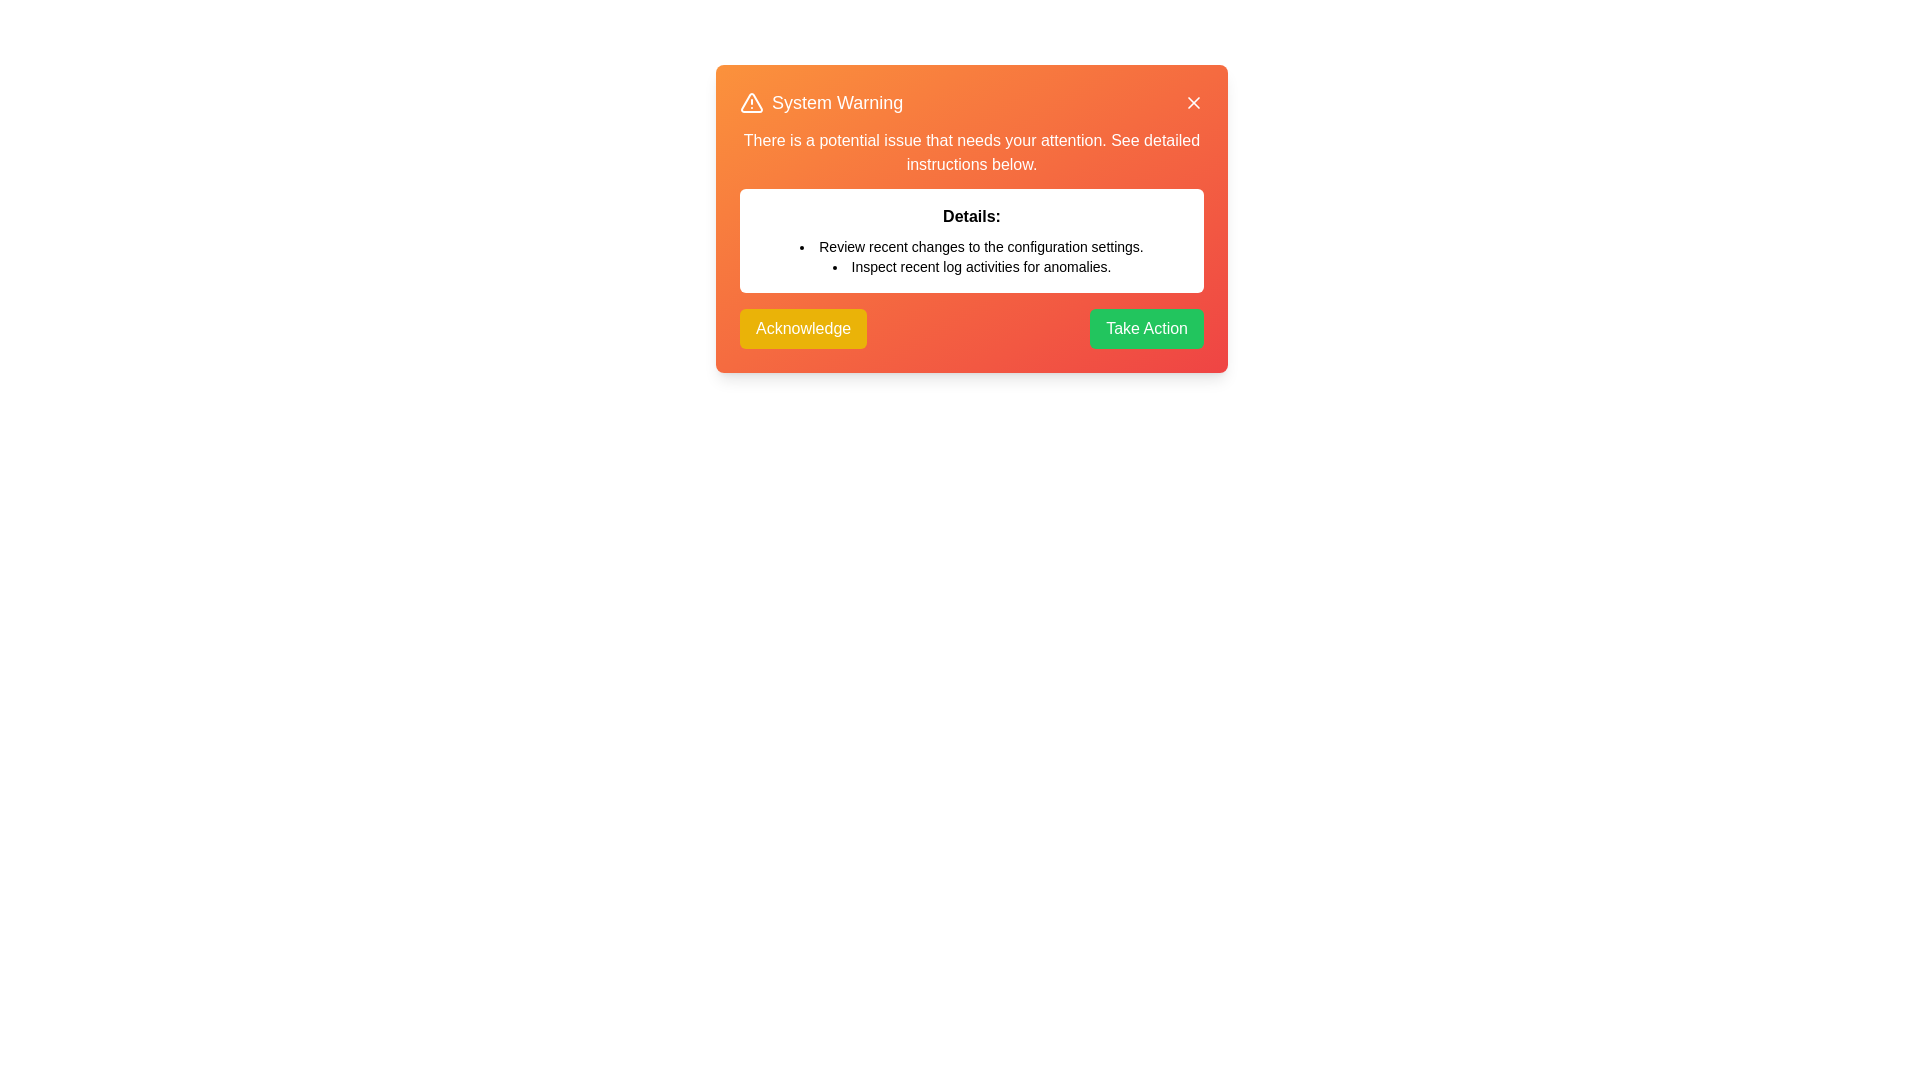 The width and height of the screenshot is (1920, 1080). What do you see at coordinates (971, 245) in the screenshot?
I see `informative text labeled 'Review recent changes to the configuration settings.' which is the first entry in the bullet-point list within the 'Details' dialog box` at bounding box center [971, 245].